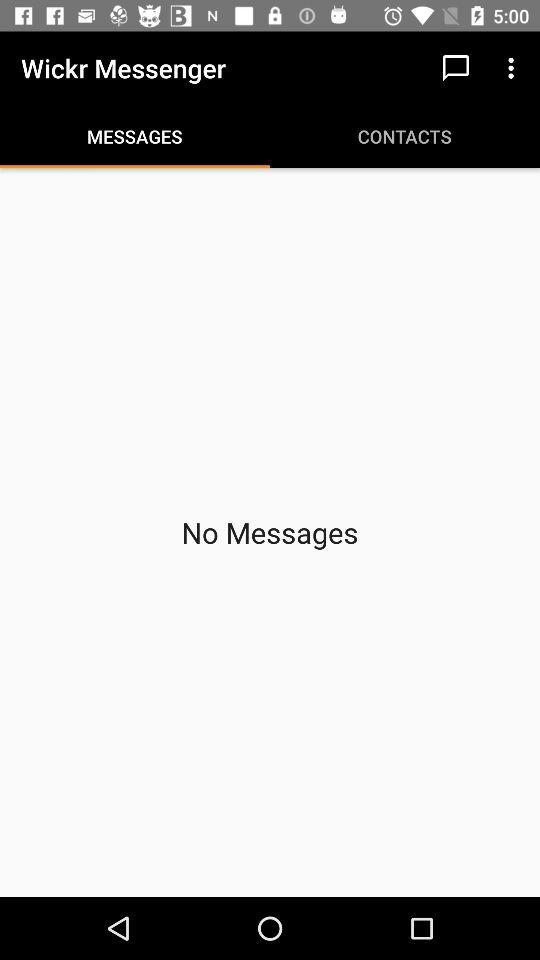 The height and width of the screenshot is (960, 540). What do you see at coordinates (455, 68) in the screenshot?
I see `app next to wickr messenger icon` at bounding box center [455, 68].